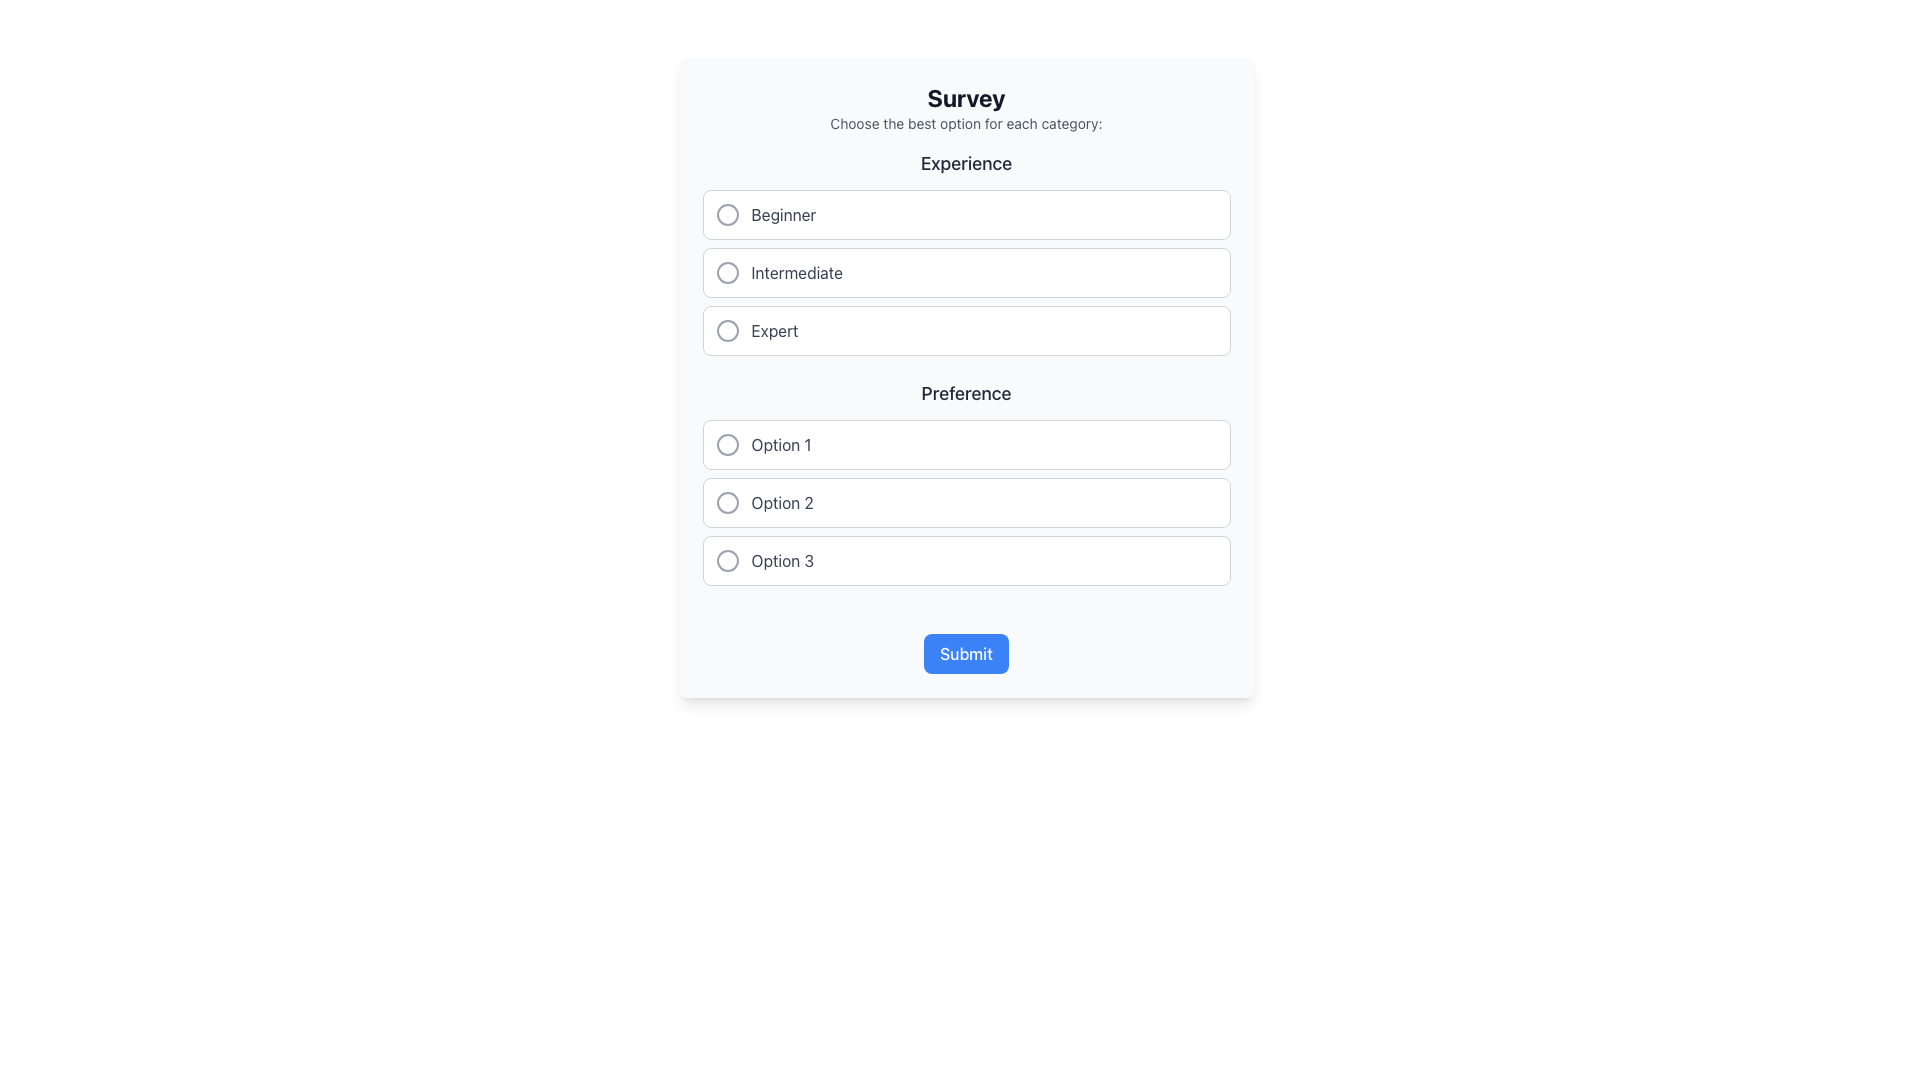  What do you see at coordinates (796, 273) in the screenshot?
I see `the text label displaying 'Intermediate' in the 'Experience' section of the selectable options, which is styled in gray and positioned next to an empty circular icon` at bounding box center [796, 273].